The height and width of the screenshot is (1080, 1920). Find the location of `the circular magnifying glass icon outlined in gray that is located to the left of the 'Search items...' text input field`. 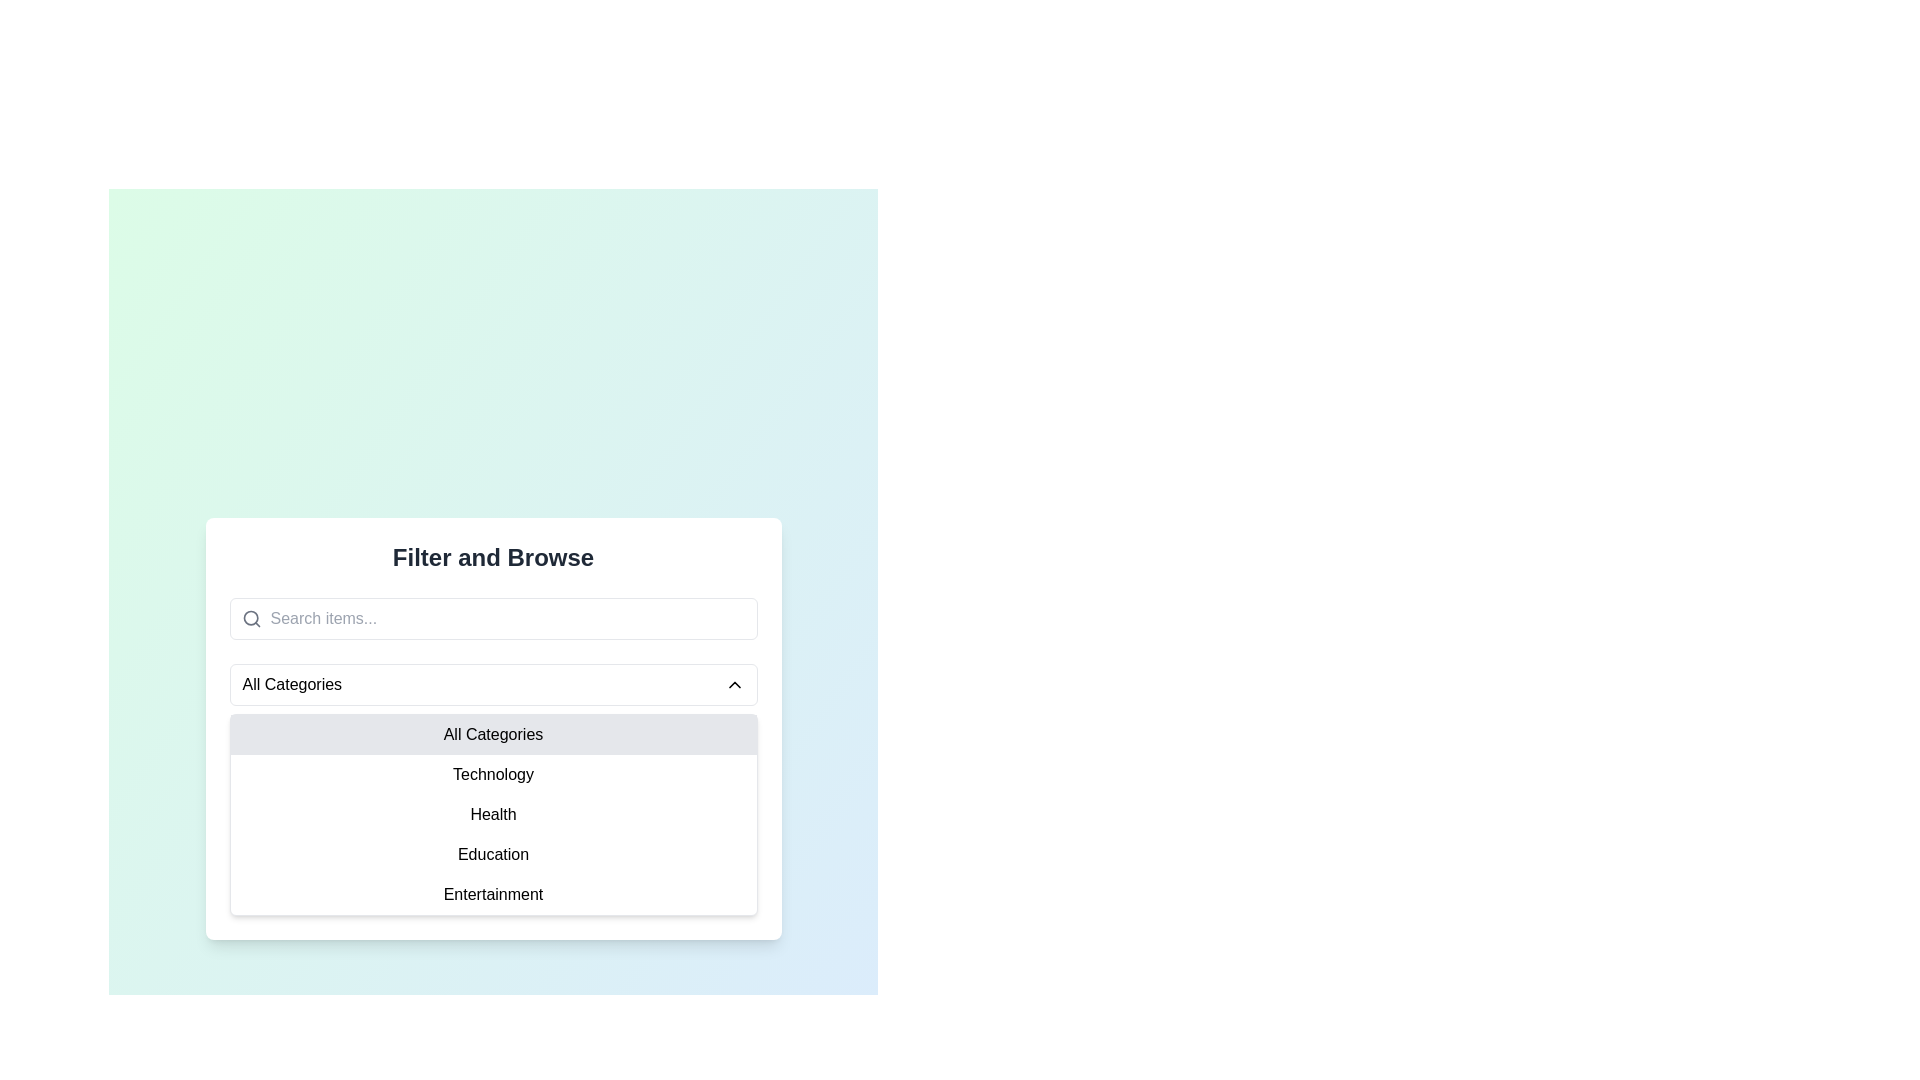

the circular magnifying glass icon outlined in gray that is located to the left of the 'Search items...' text input field is located at coordinates (250, 617).